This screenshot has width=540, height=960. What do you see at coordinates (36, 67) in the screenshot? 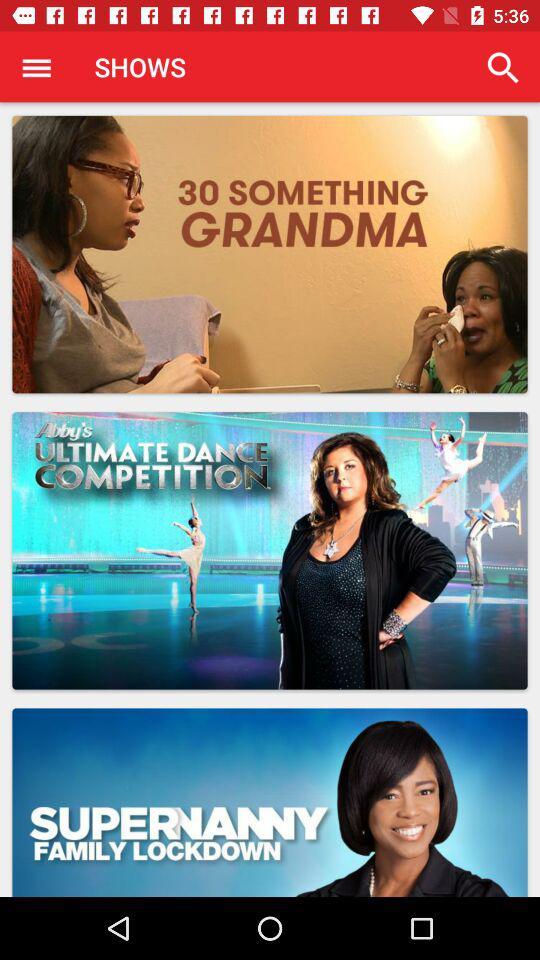
I see `the icon next to the shows icon` at bounding box center [36, 67].